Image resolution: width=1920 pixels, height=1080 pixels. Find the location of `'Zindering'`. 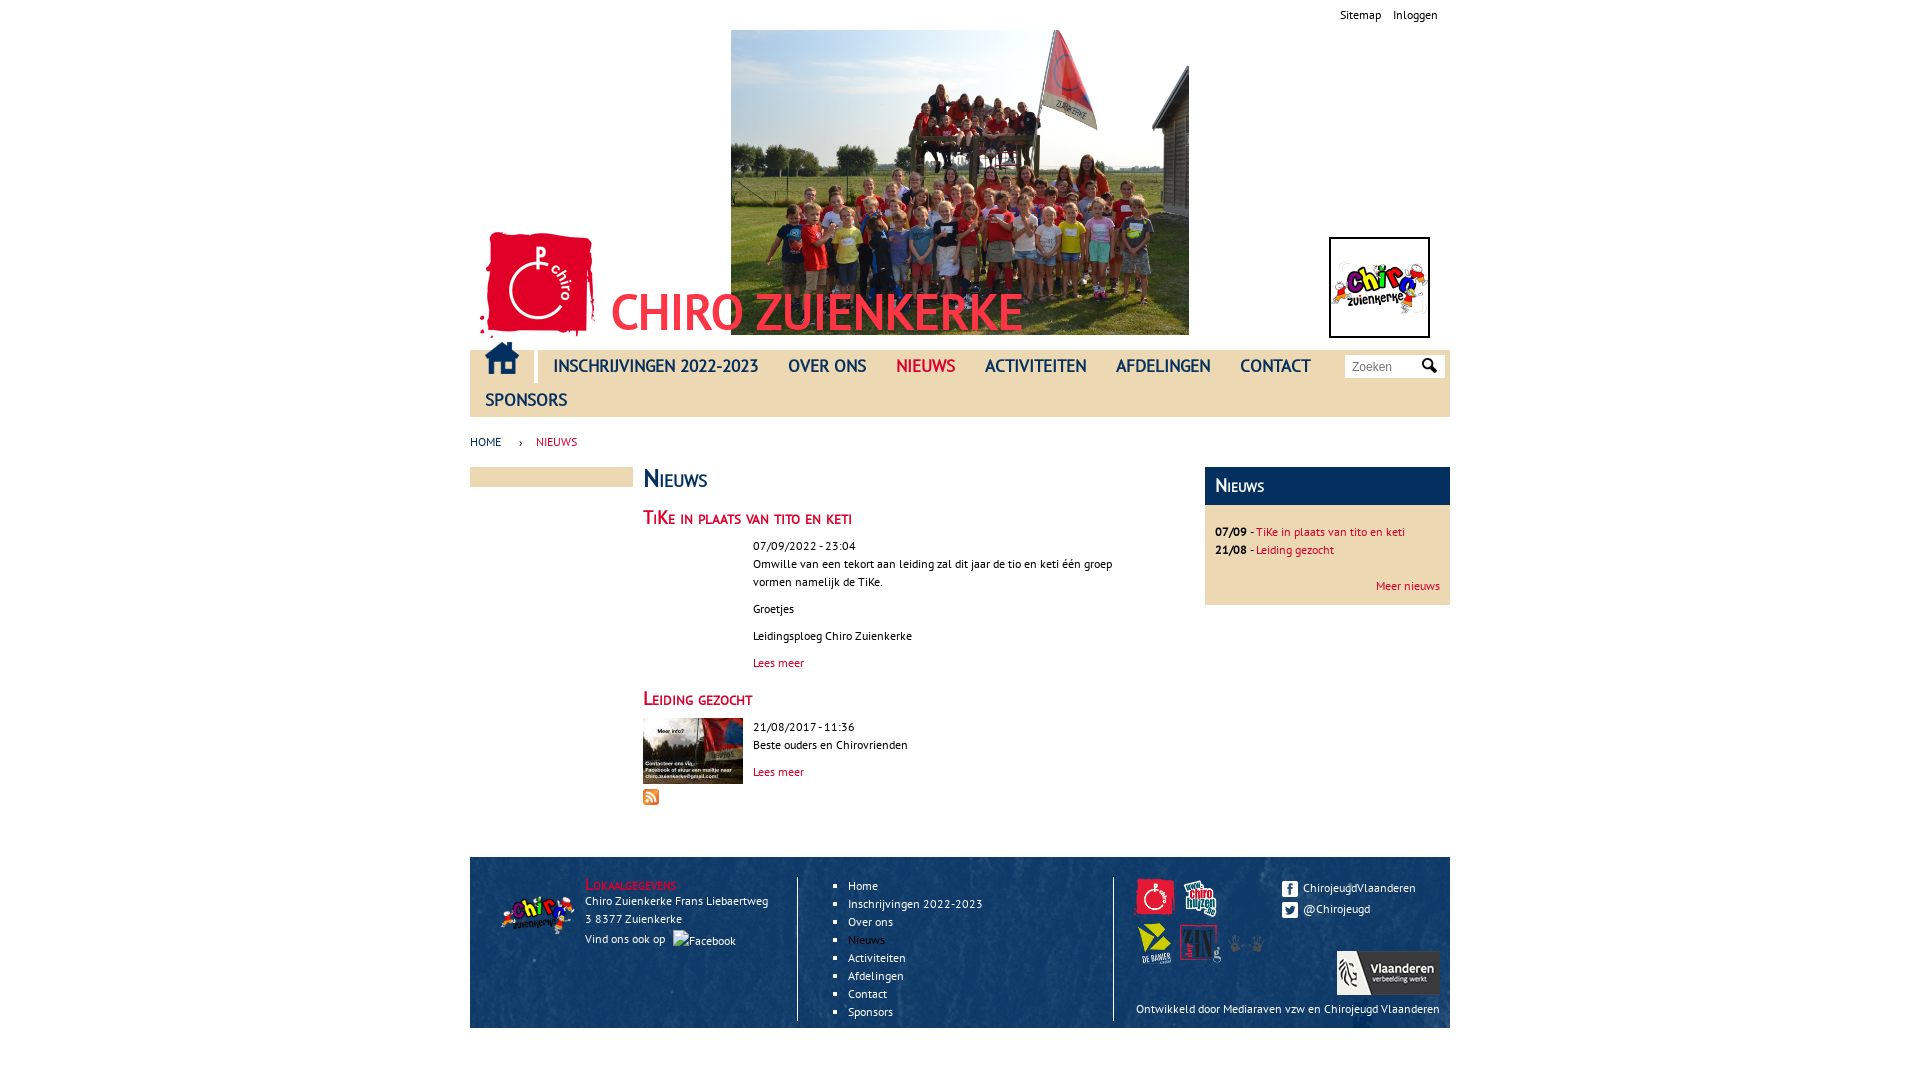

'Zindering' is located at coordinates (1202, 958).